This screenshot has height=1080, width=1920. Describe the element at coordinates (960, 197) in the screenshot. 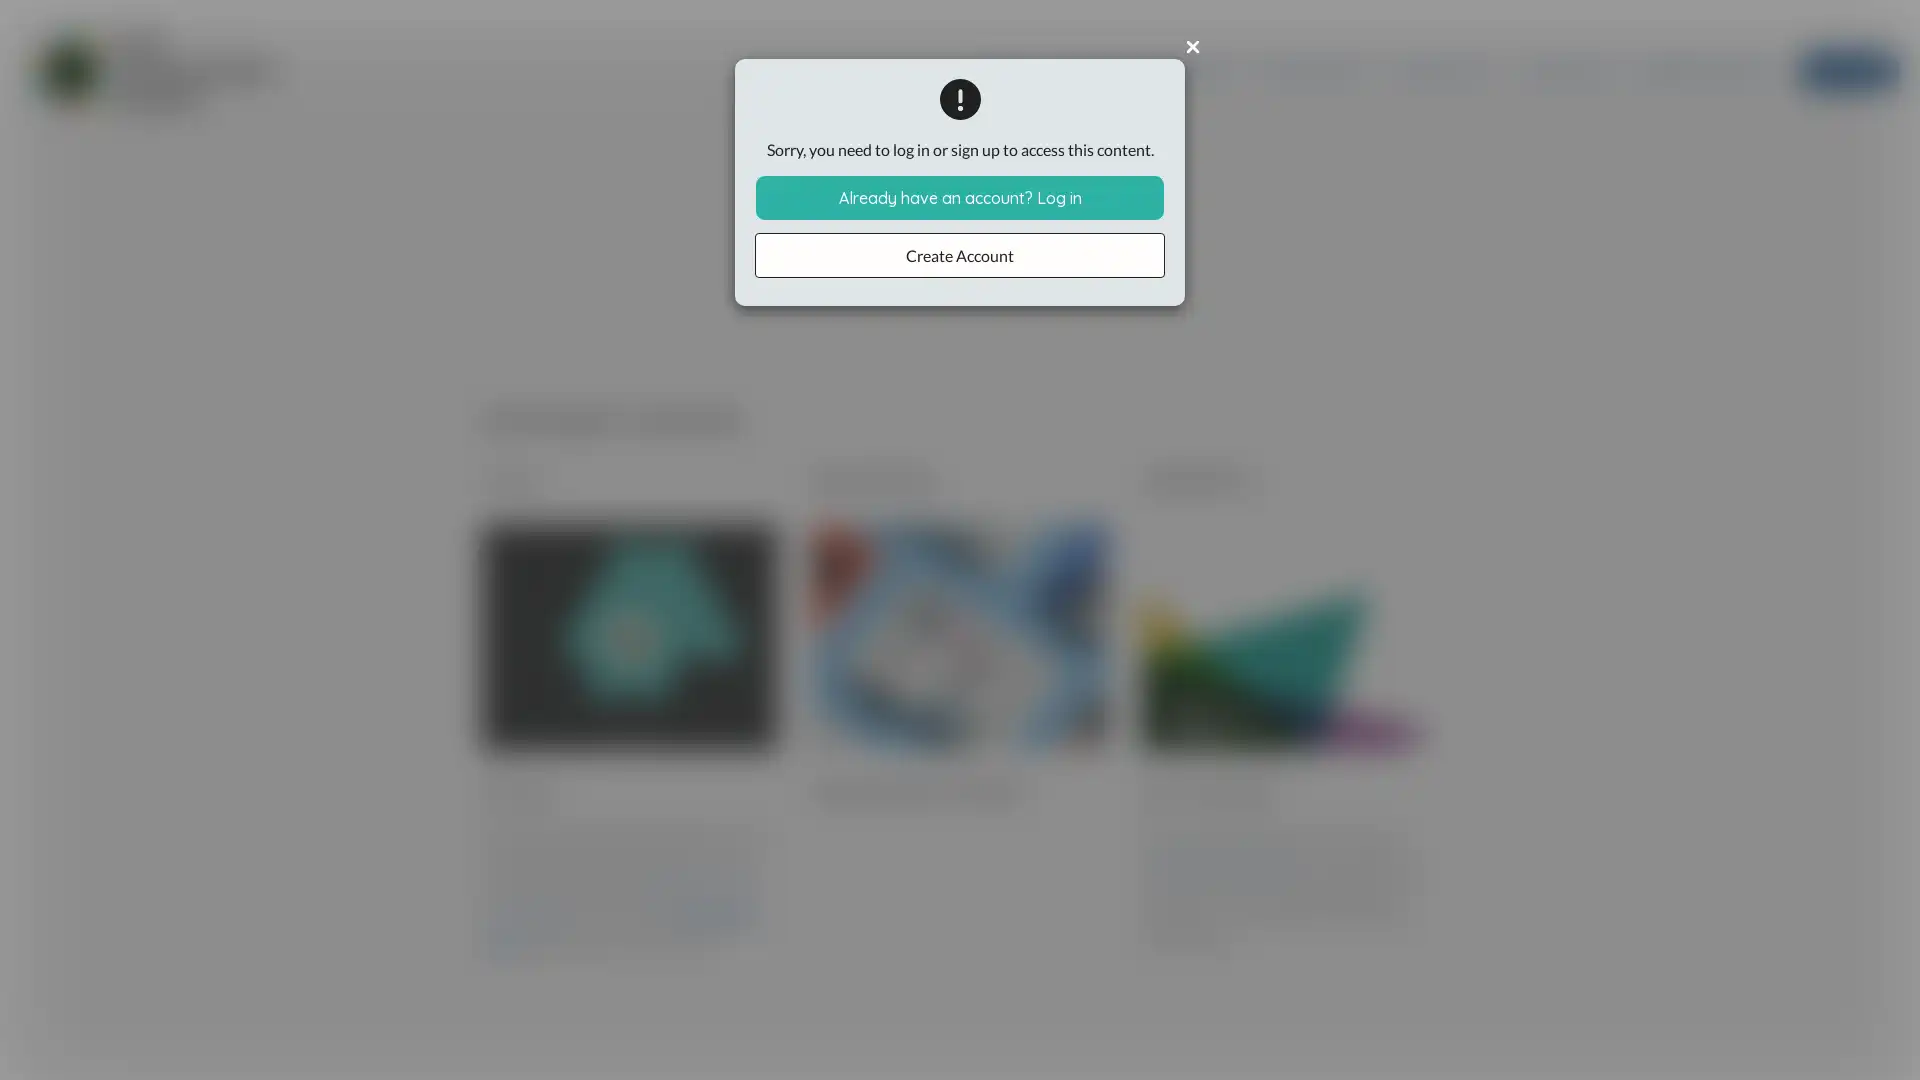

I see `Already have an account? Log in` at that location.